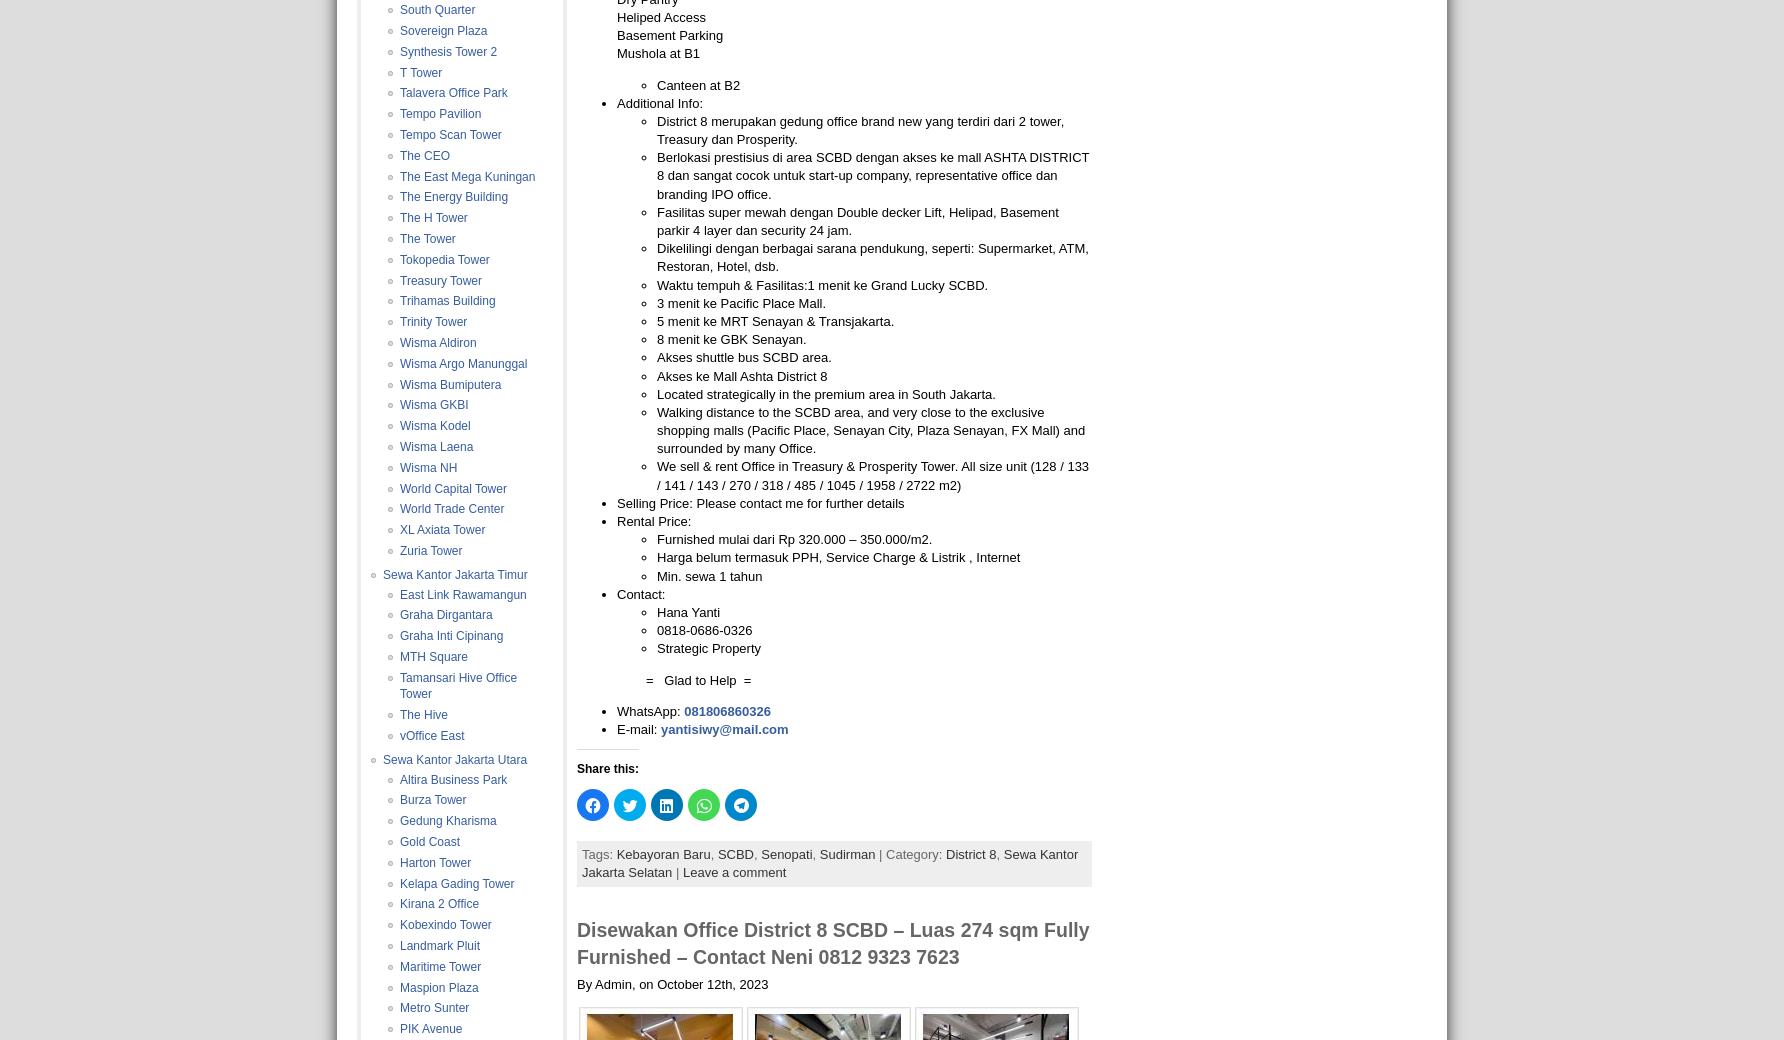  Describe the element at coordinates (785, 852) in the screenshot. I see `'Senopati'` at that location.